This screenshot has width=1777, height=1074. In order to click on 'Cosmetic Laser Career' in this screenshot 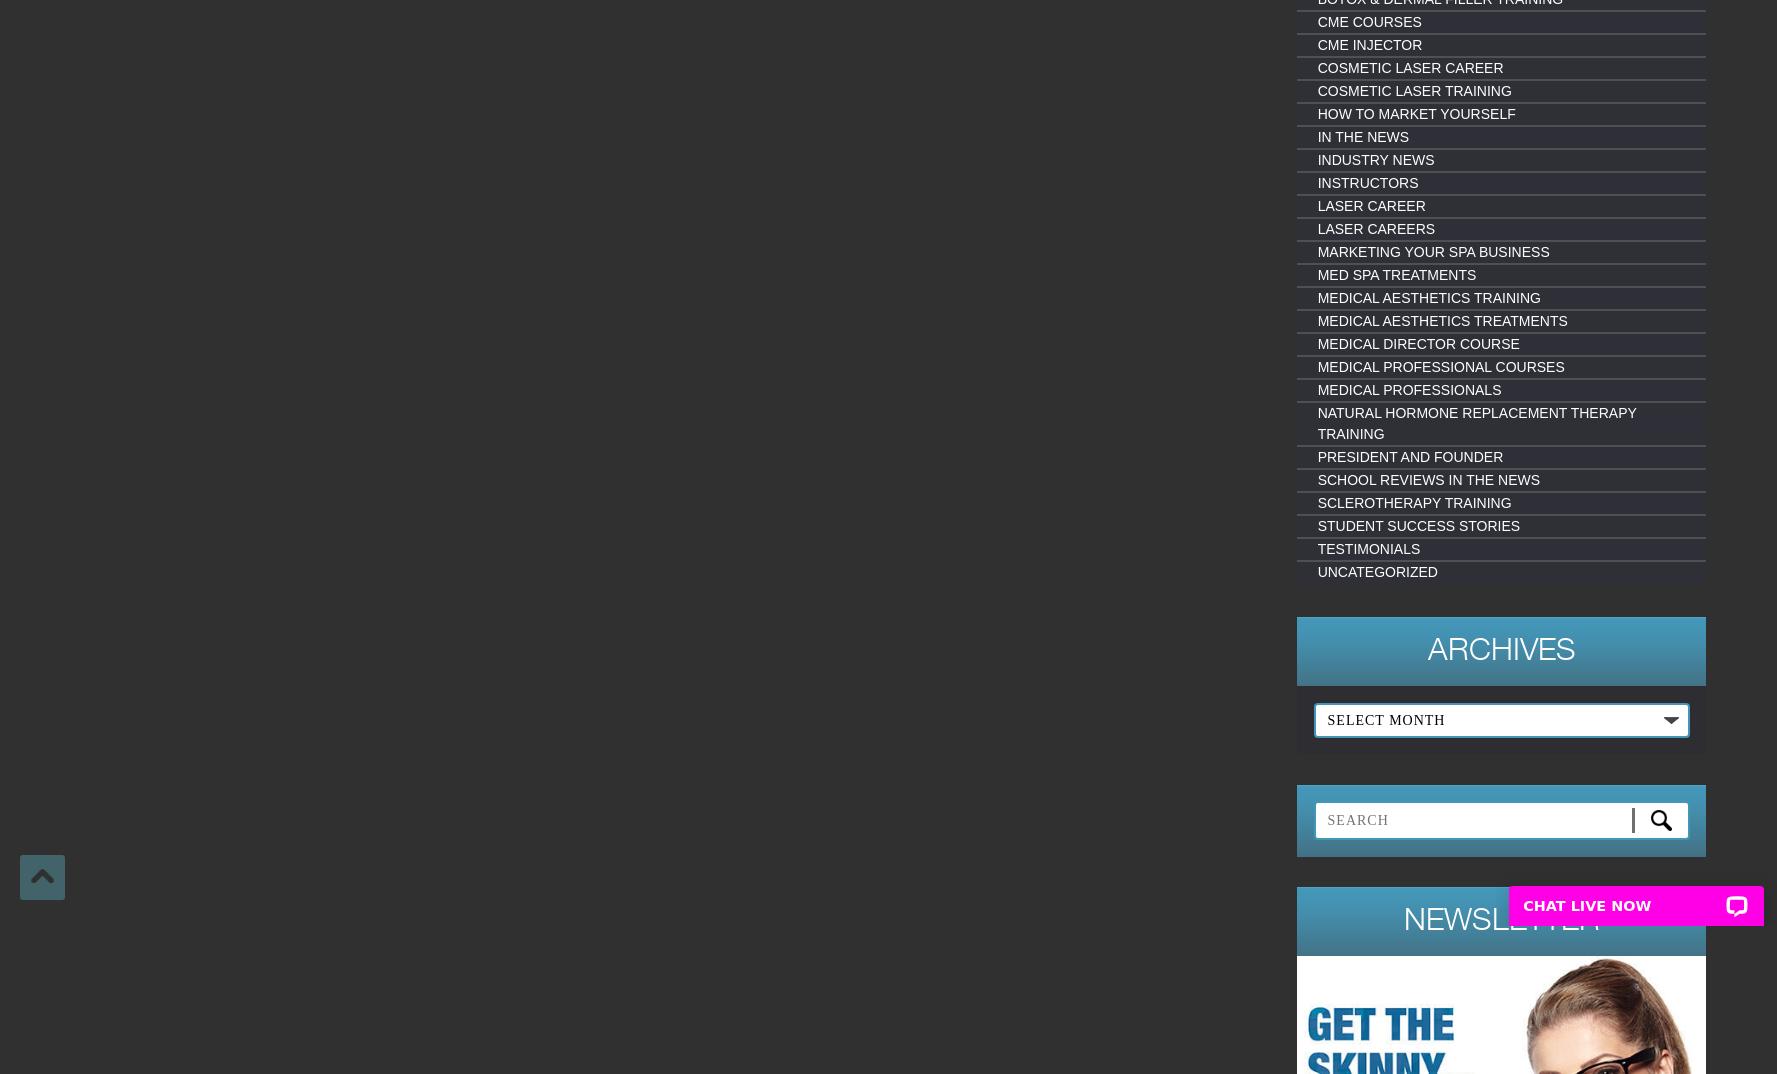, I will do `click(1409, 67)`.